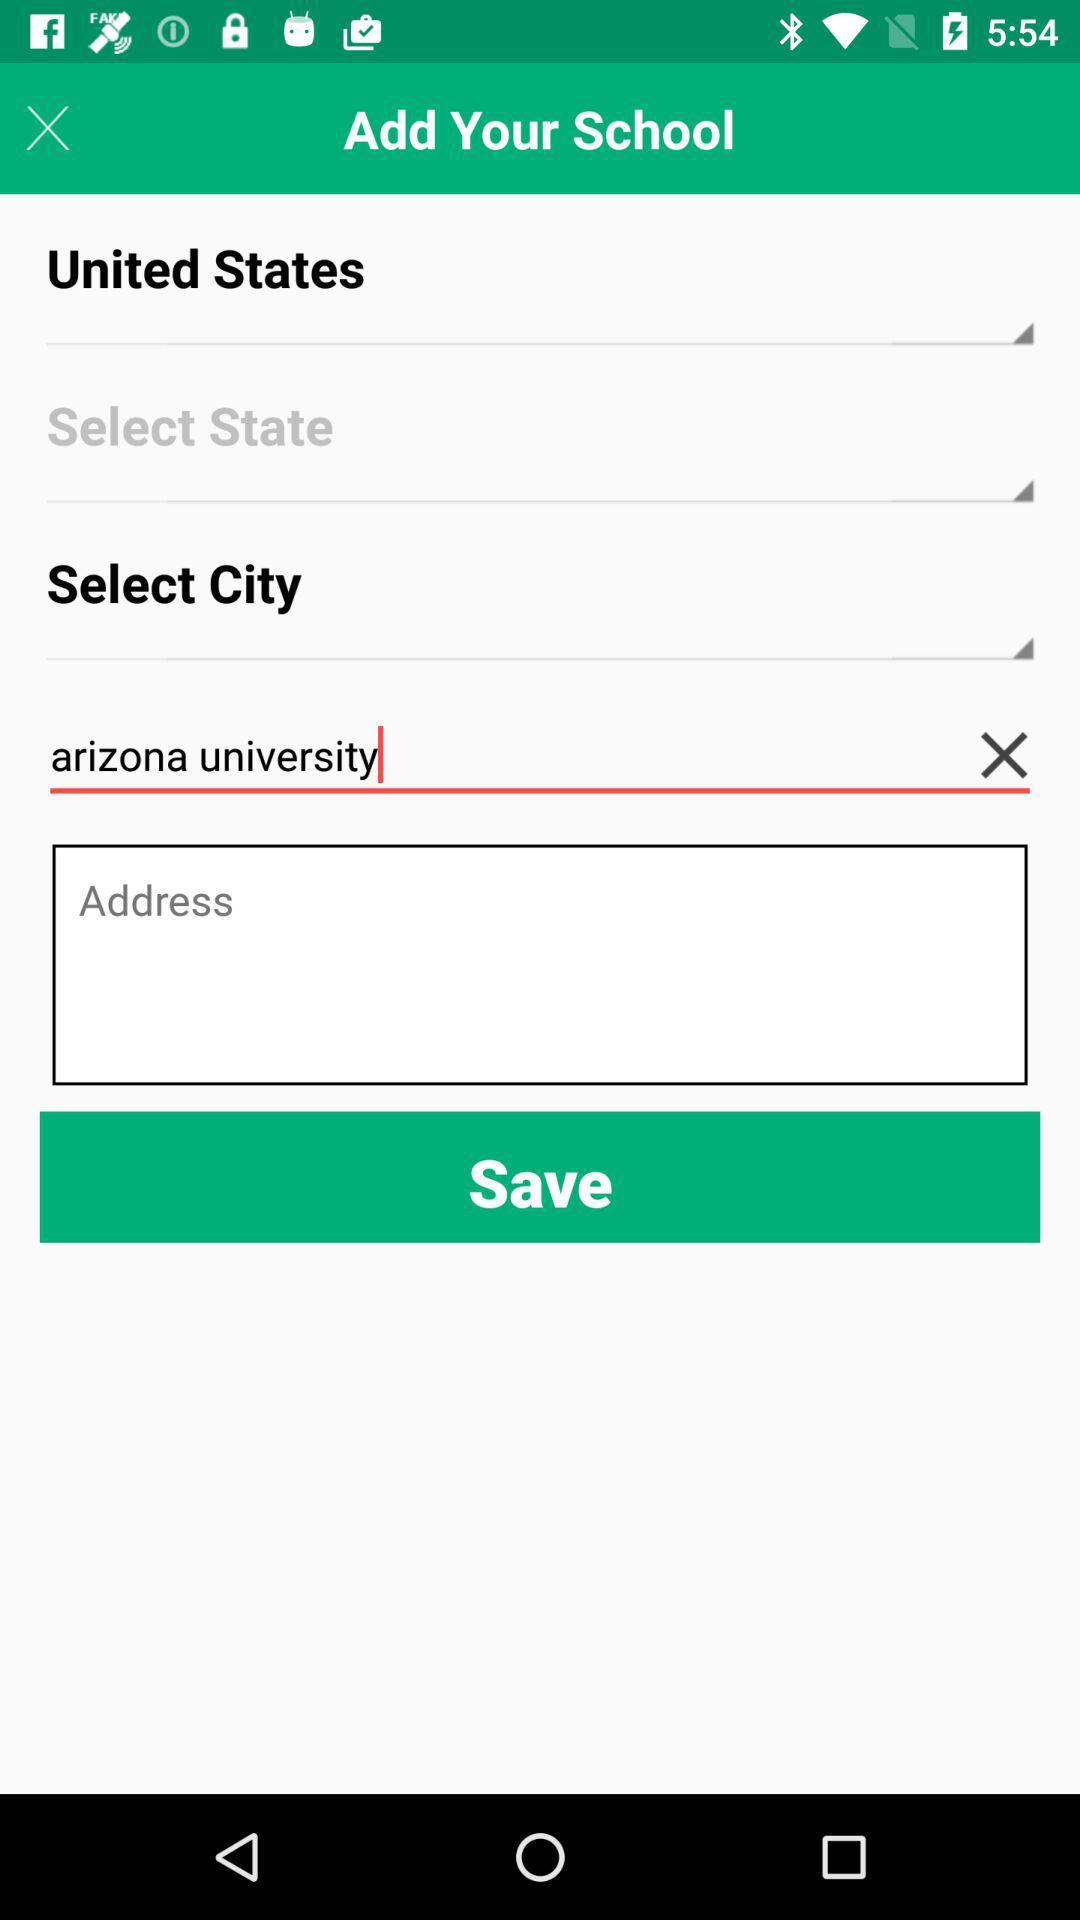 The width and height of the screenshot is (1080, 1920). I want to click on the icon below the select city, so click(1019, 754).